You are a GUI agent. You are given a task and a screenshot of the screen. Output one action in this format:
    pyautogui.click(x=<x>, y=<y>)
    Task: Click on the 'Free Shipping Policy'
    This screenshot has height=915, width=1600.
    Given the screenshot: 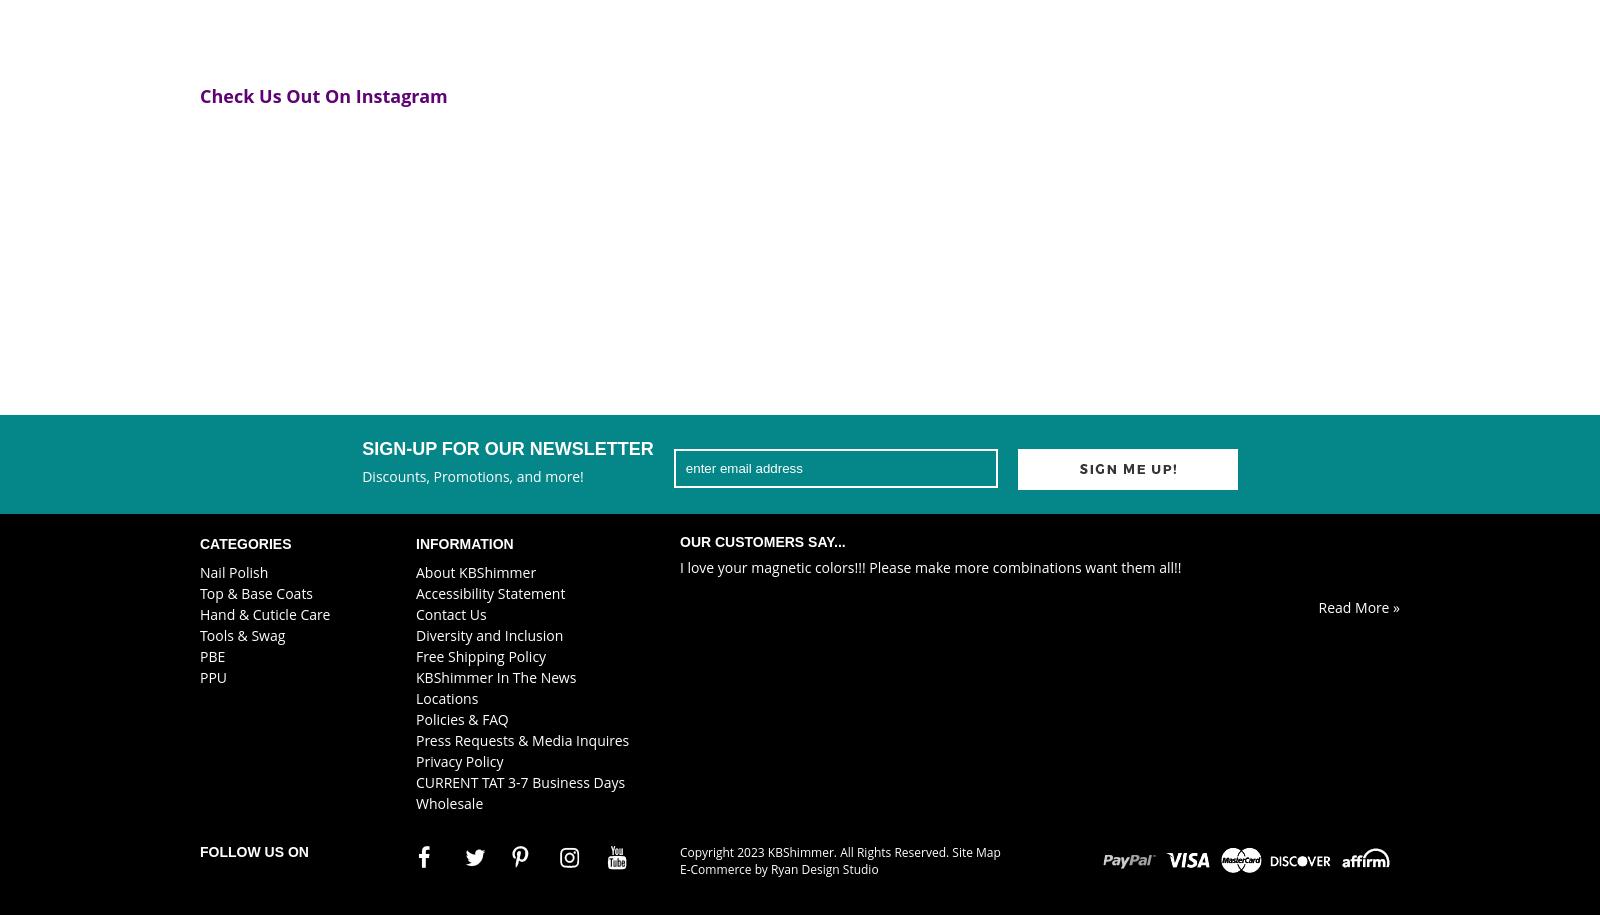 What is the action you would take?
    pyautogui.click(x=479, y=655)
    